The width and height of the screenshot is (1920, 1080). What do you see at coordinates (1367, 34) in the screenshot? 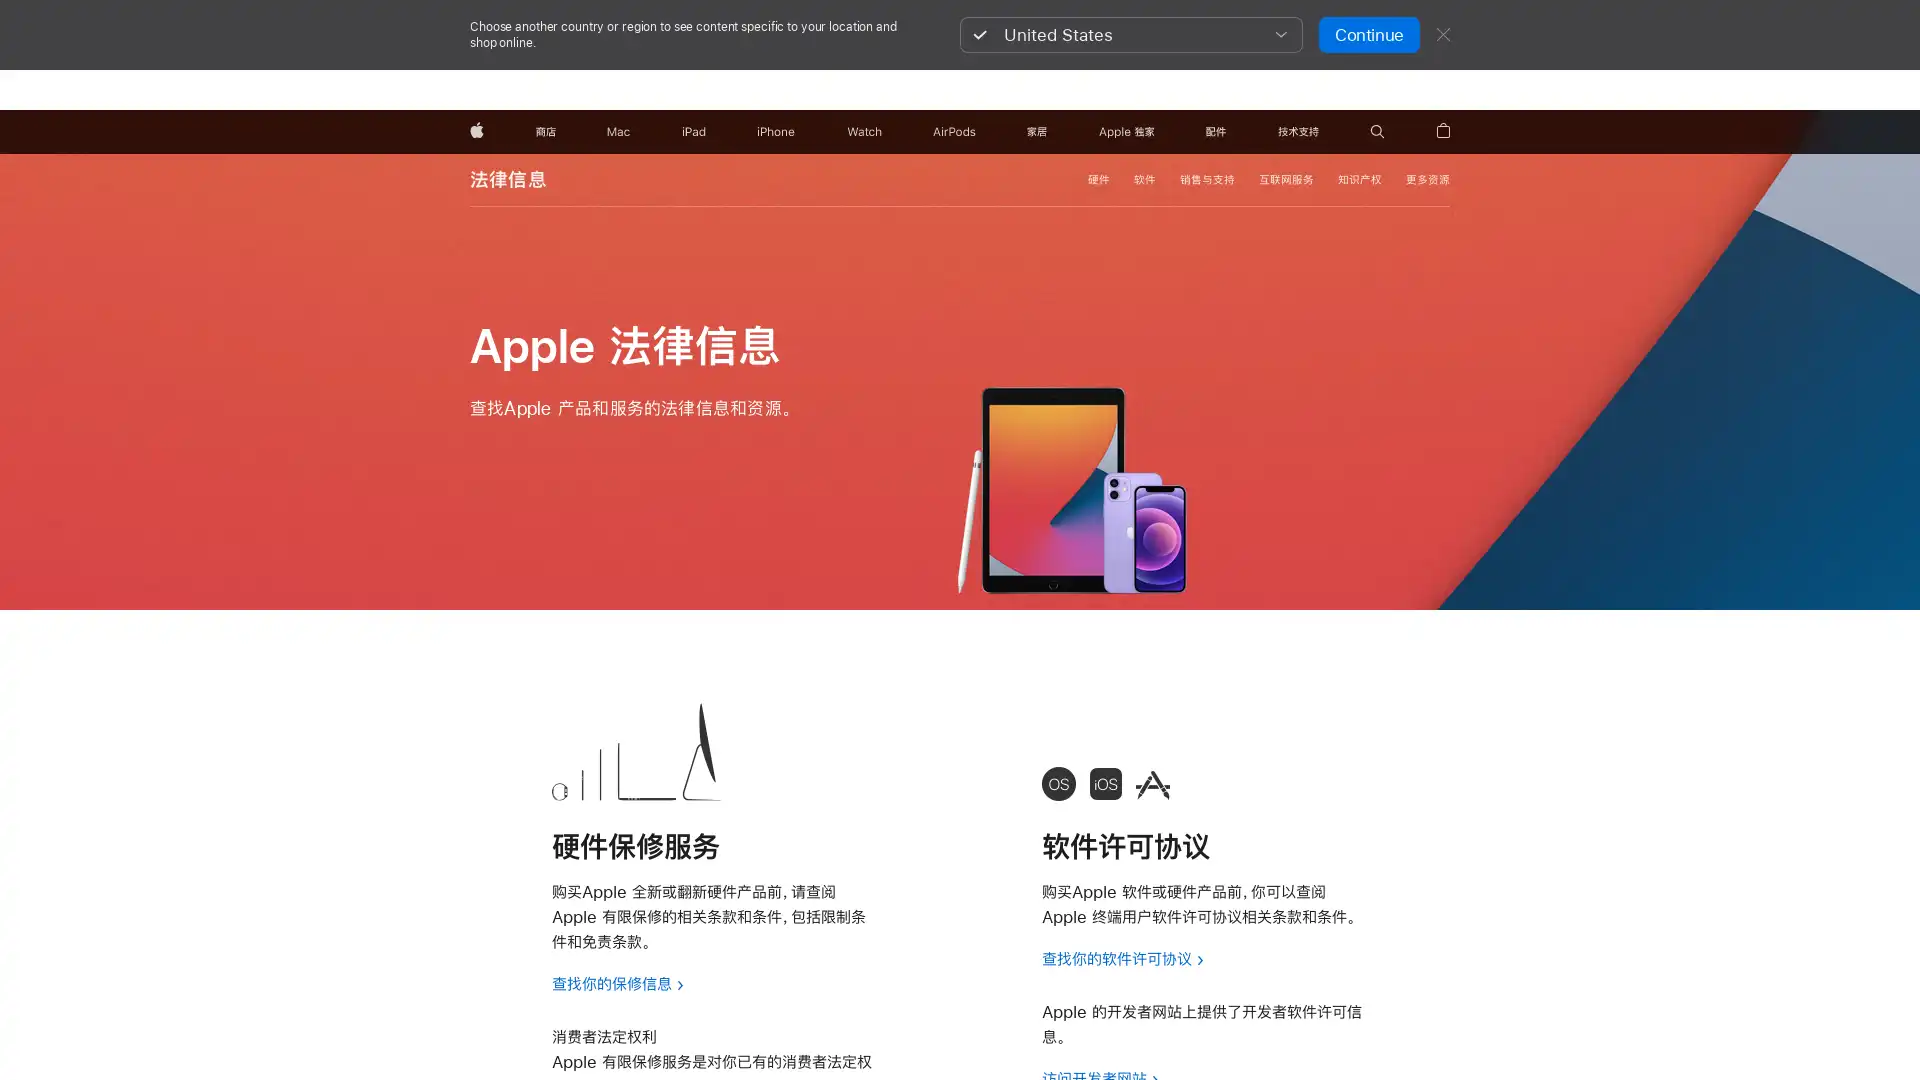
I see `Continue` at bounding box center [1367, 34].